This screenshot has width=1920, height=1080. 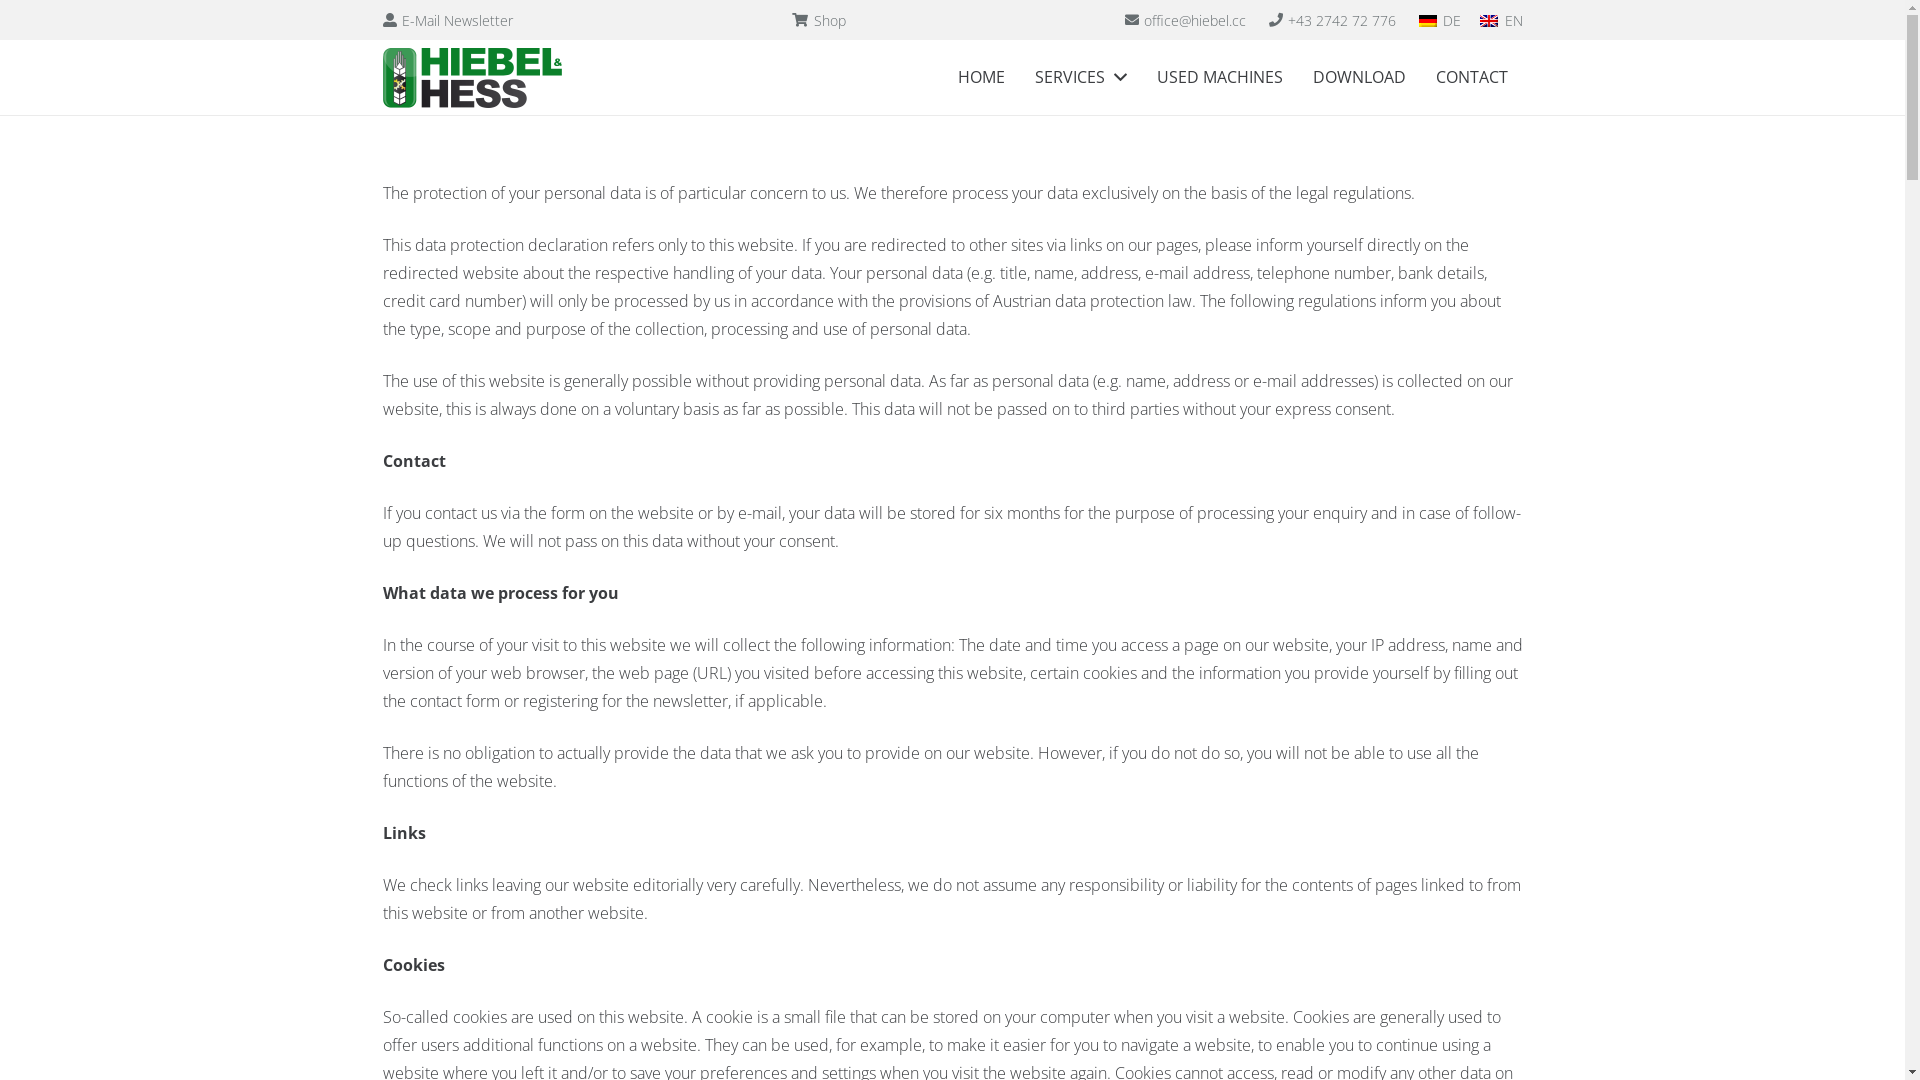 I want to click on 'DOWNLOAD', so click(x=1359, y=76).